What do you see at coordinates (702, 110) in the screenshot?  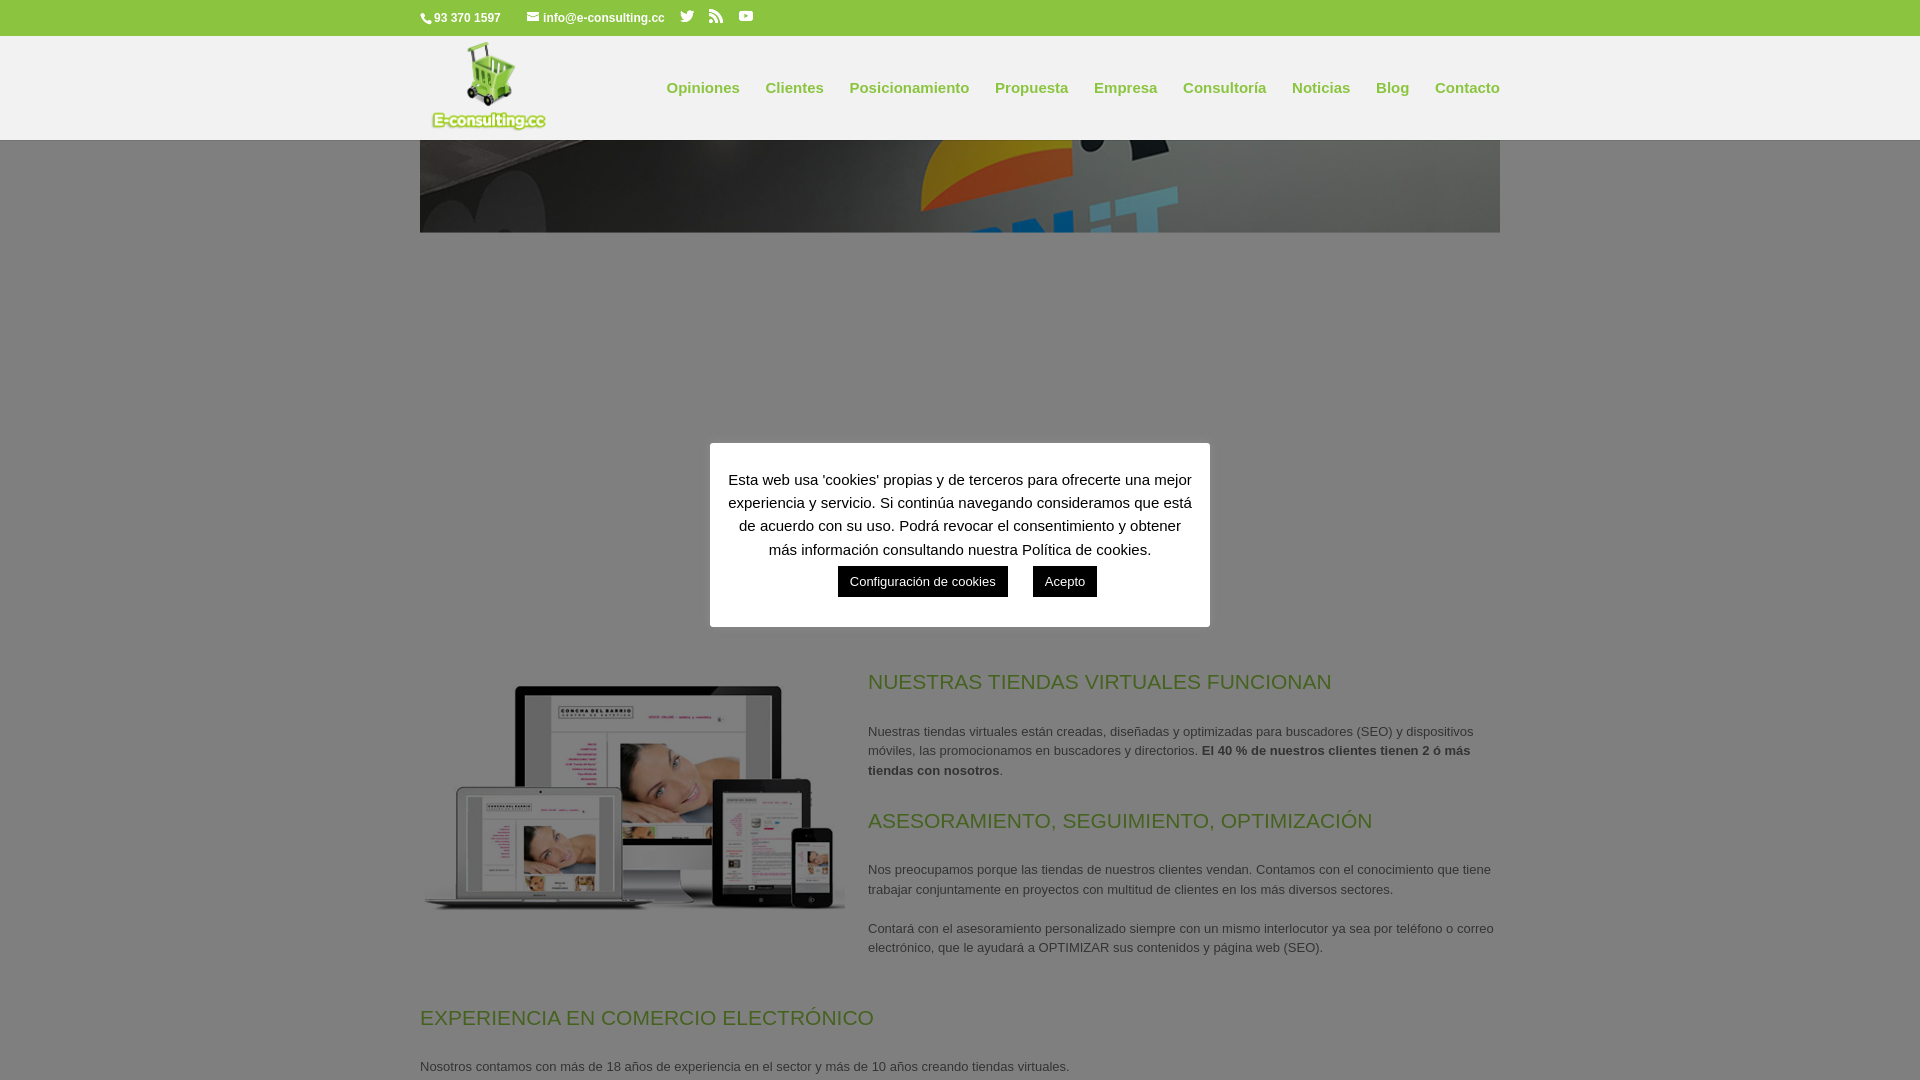 I see `'Opiniones'` at bounding box center [702, 110].